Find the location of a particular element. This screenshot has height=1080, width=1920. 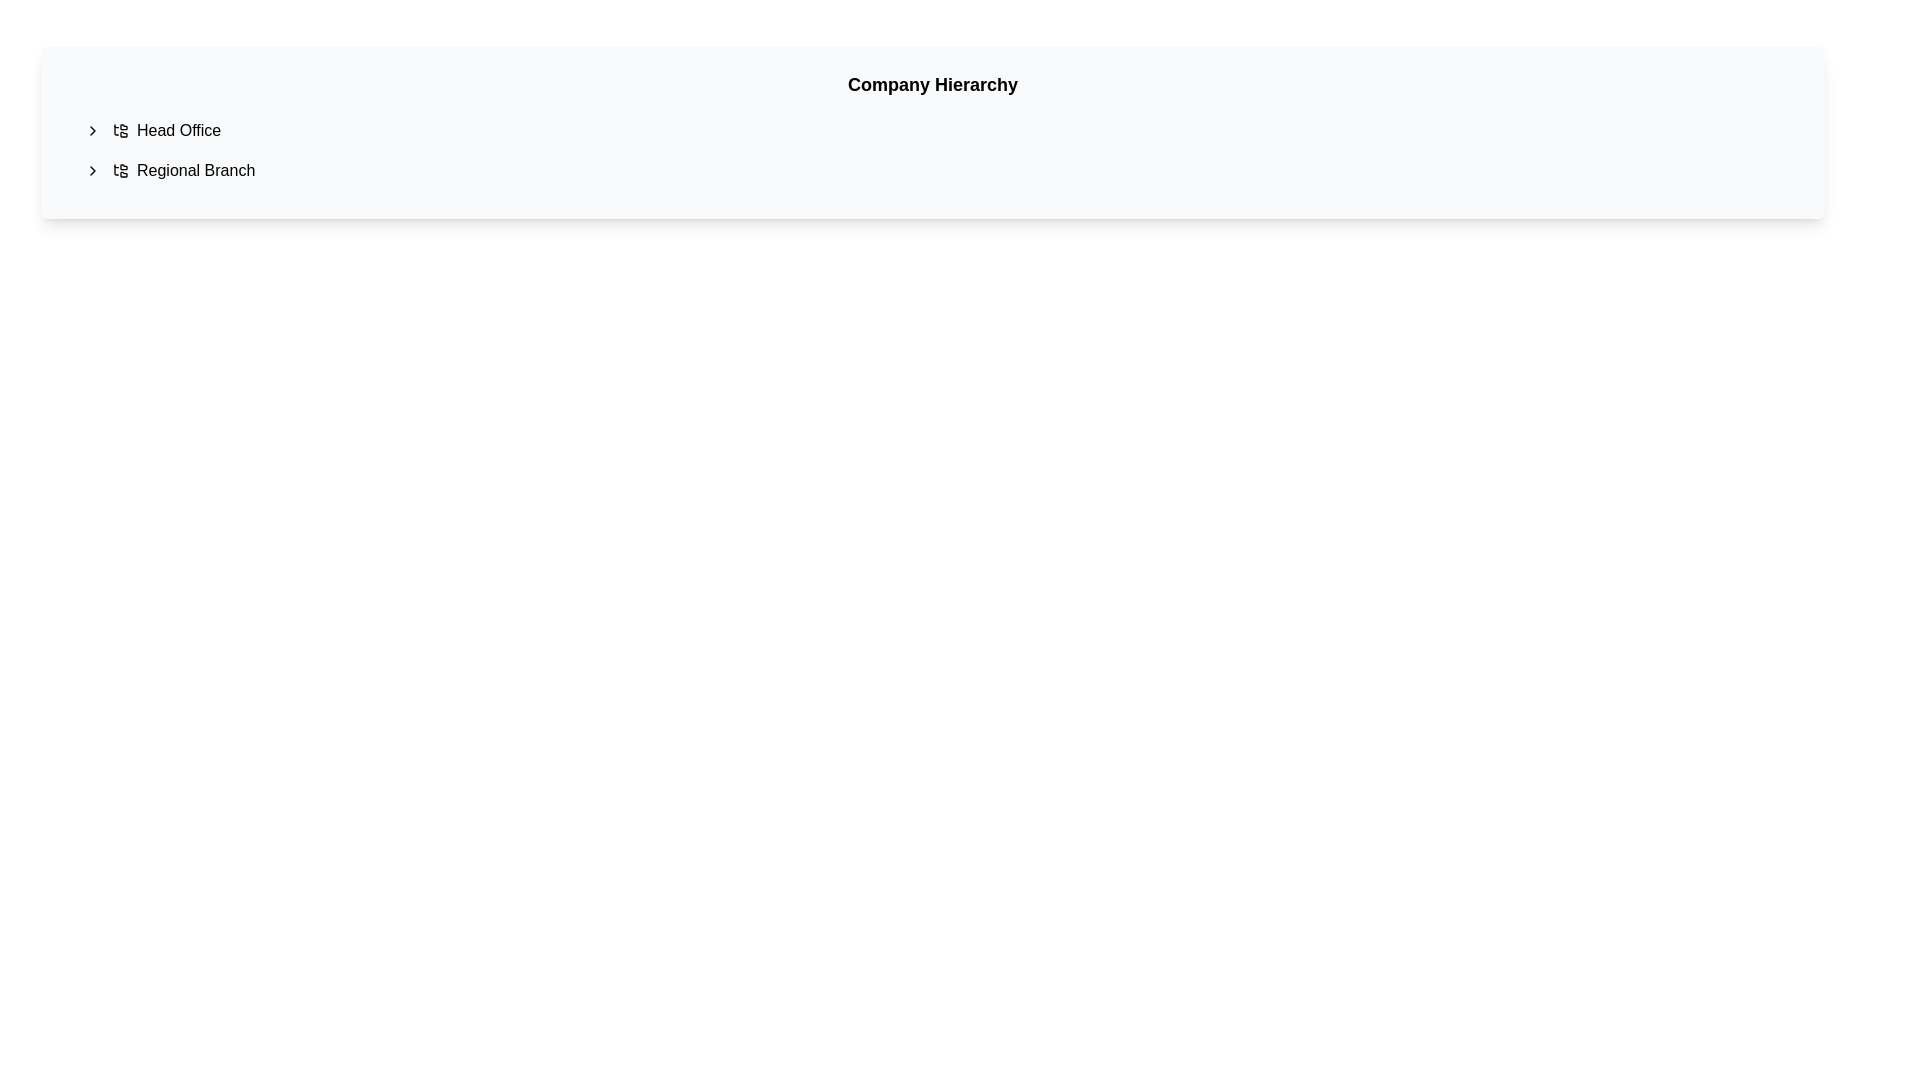

the 'Regional Branch' text label, which is styled clearly and positioned below 'Head Office' in a vertical list is located at coordinates (184, 169).